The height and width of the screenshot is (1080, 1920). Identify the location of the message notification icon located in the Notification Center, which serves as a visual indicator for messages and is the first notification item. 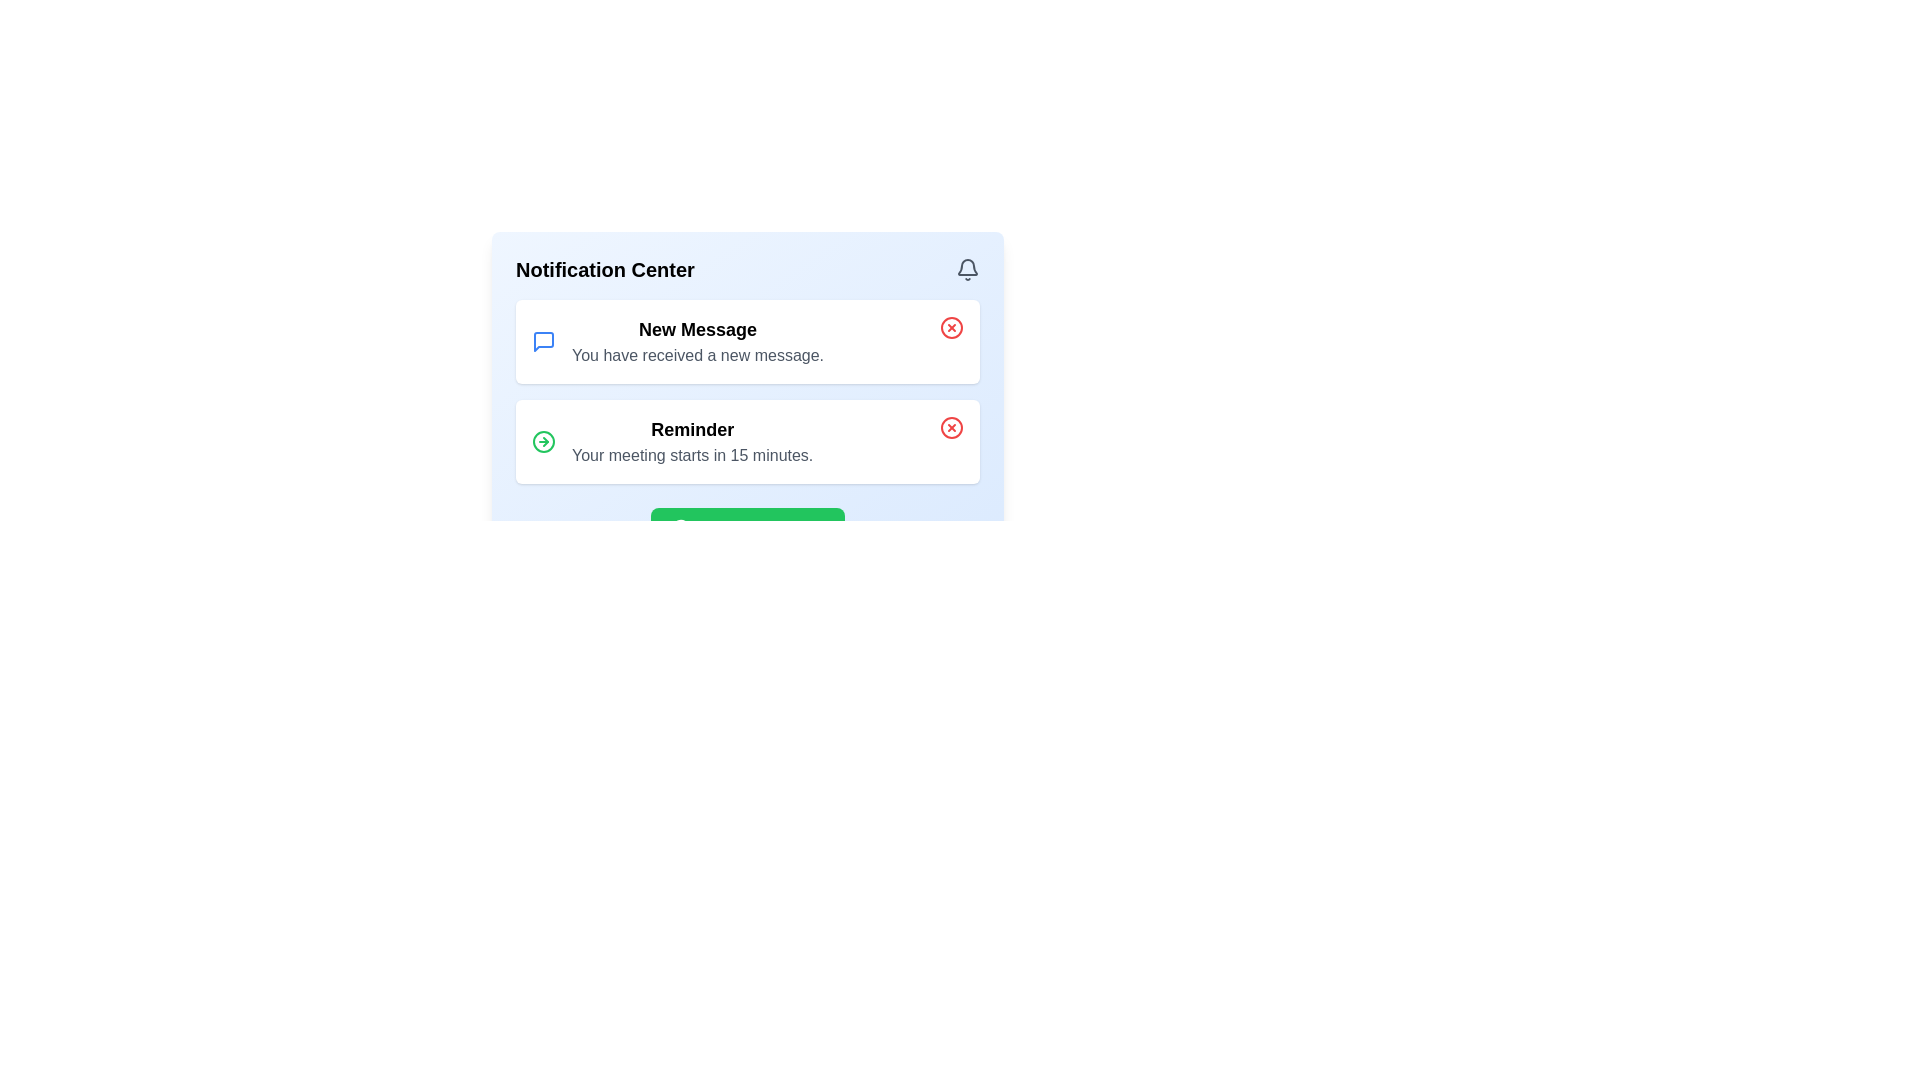
(543, 341).